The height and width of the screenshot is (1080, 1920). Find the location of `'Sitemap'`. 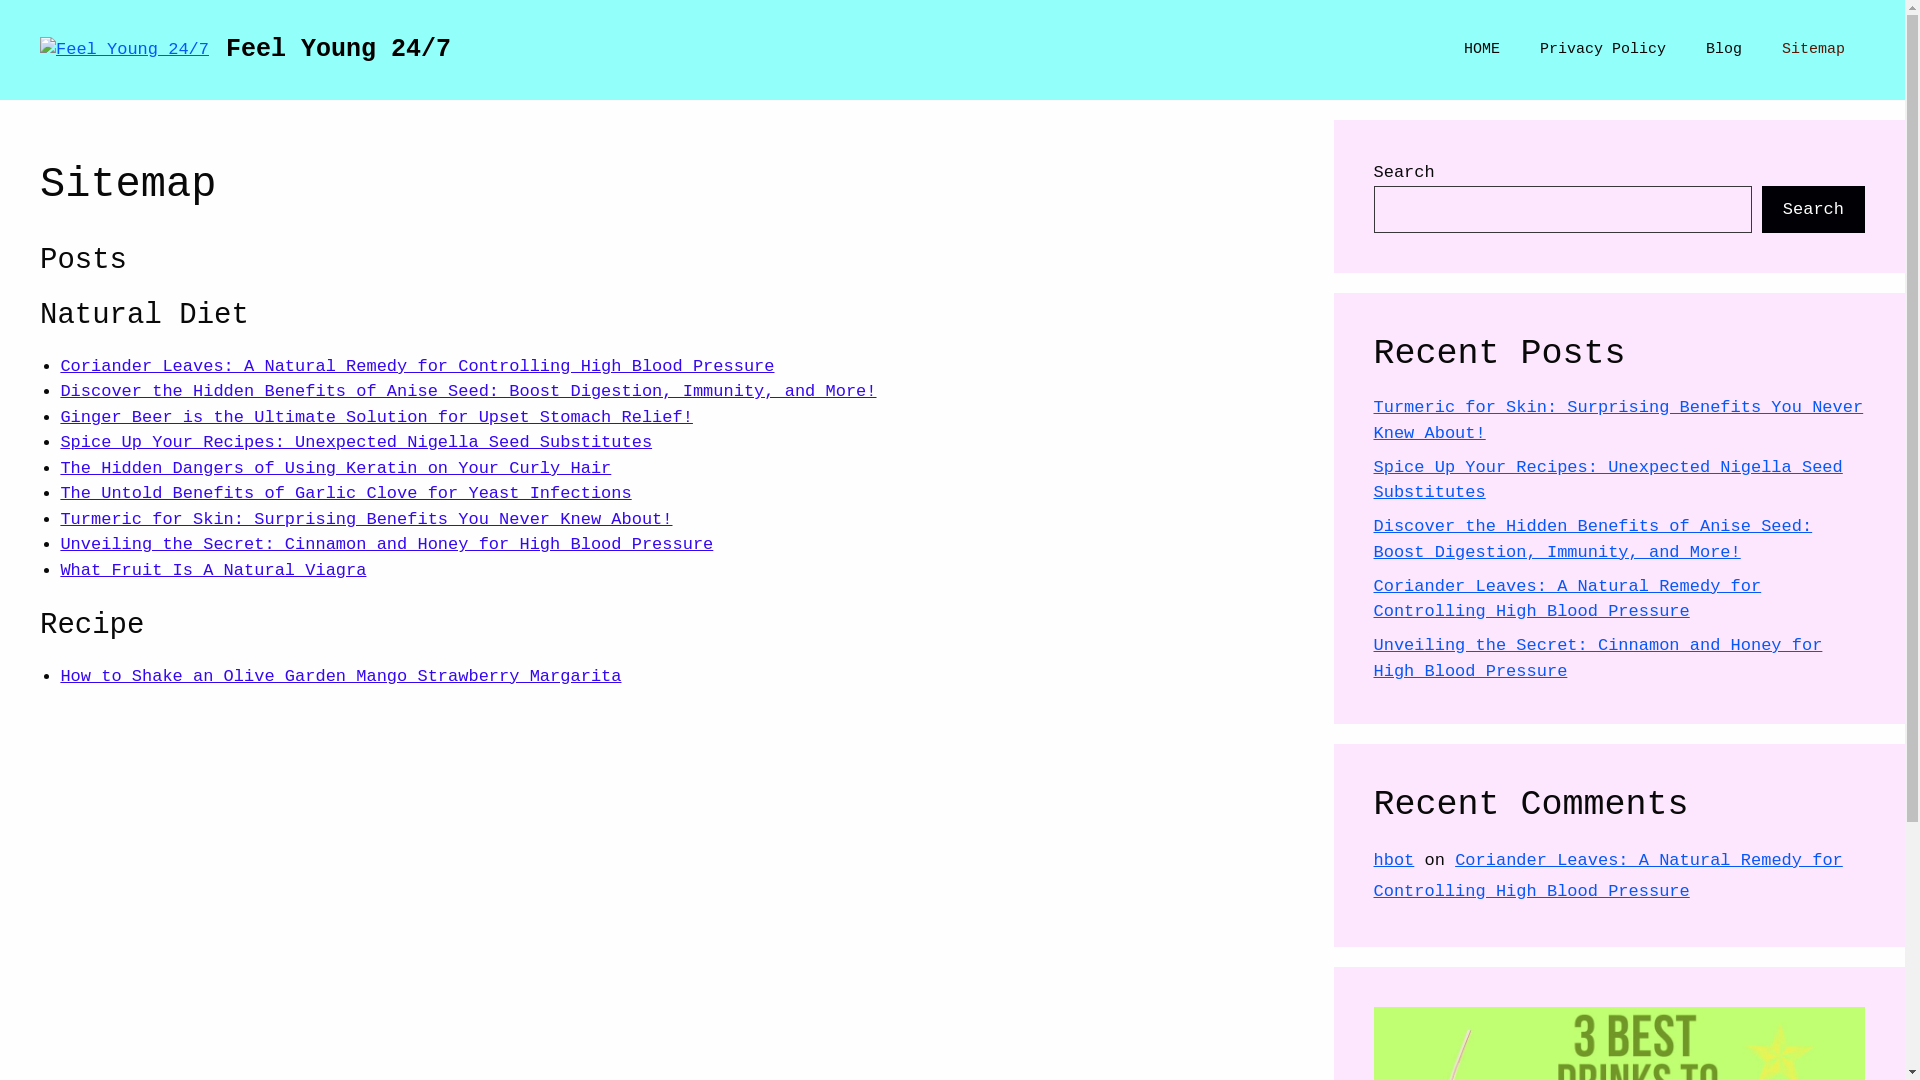

'Sitemap' is located at coordinates (1813, 49).